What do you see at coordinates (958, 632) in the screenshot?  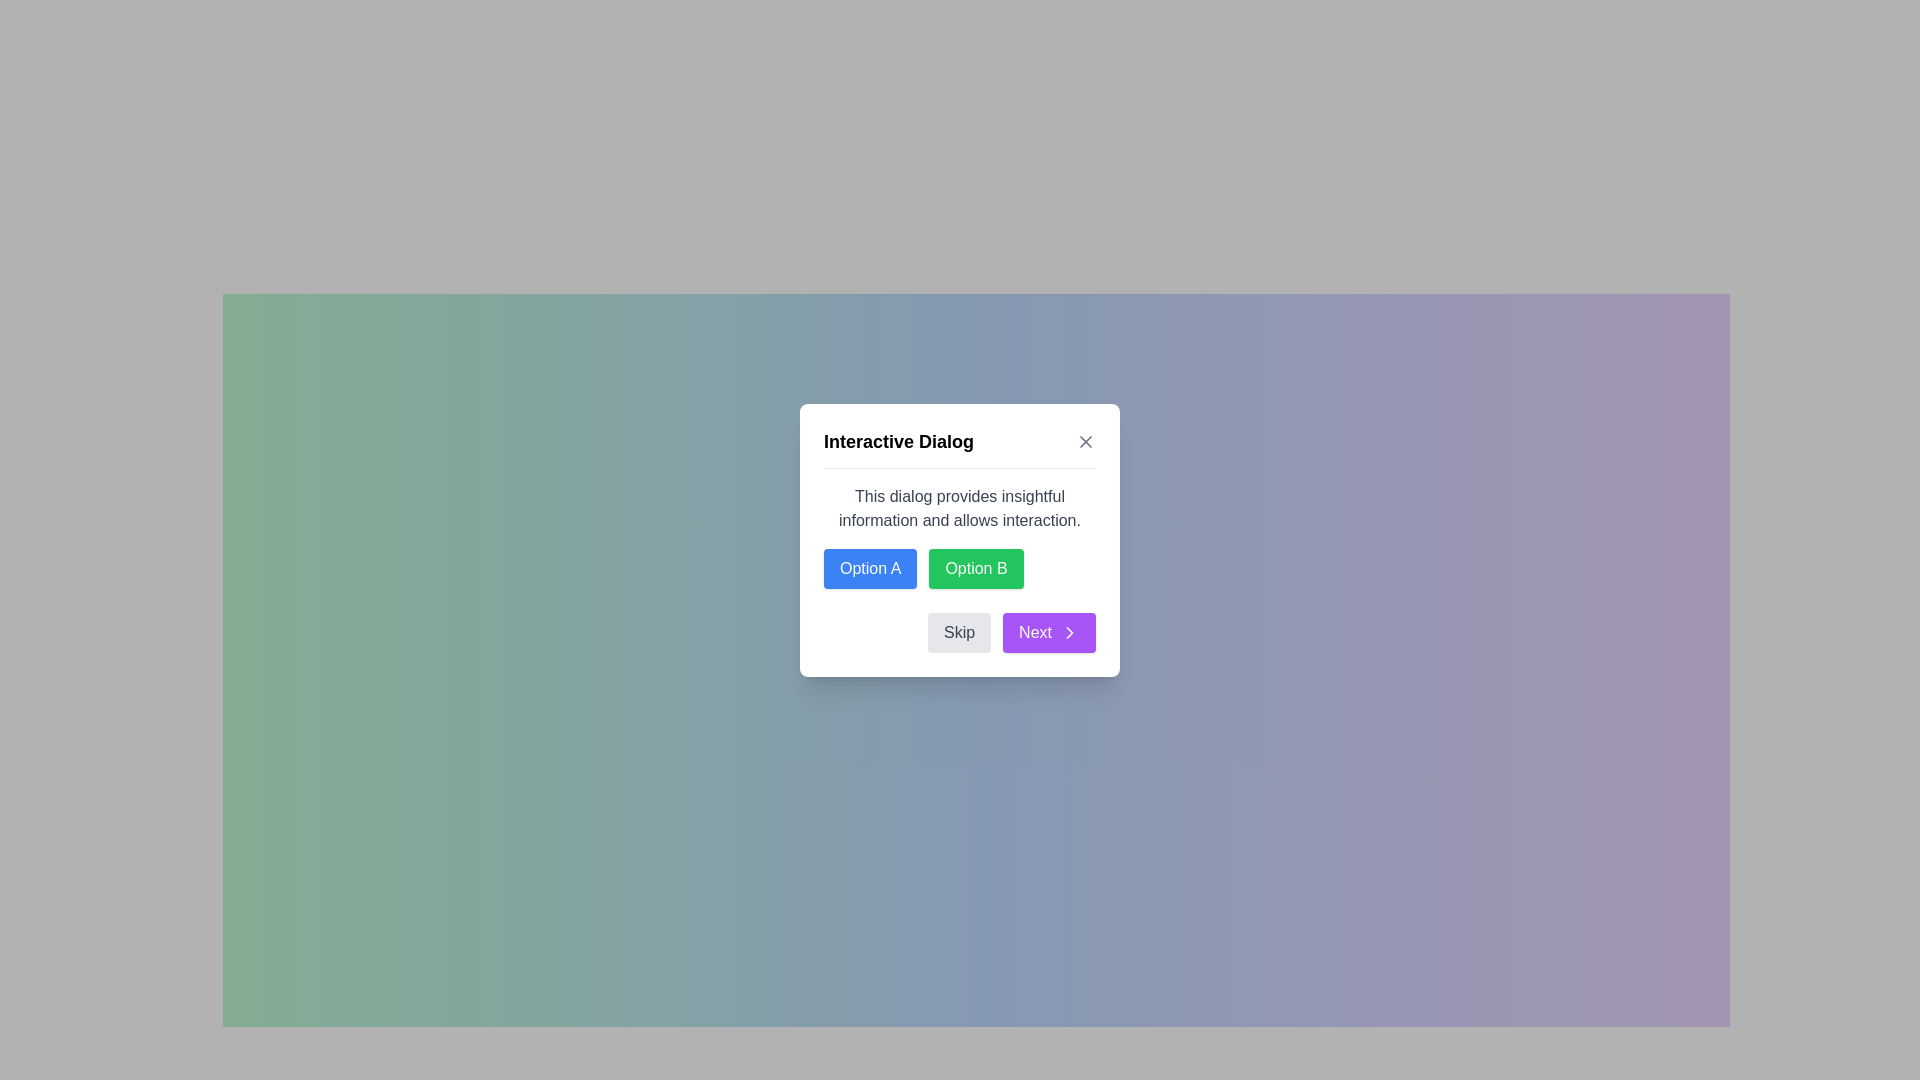 I see `the button located near the bottom of the dialog box, aligned to the left of the purple 'Next' button, to skip the current operation` at bounding box center [958, 632].